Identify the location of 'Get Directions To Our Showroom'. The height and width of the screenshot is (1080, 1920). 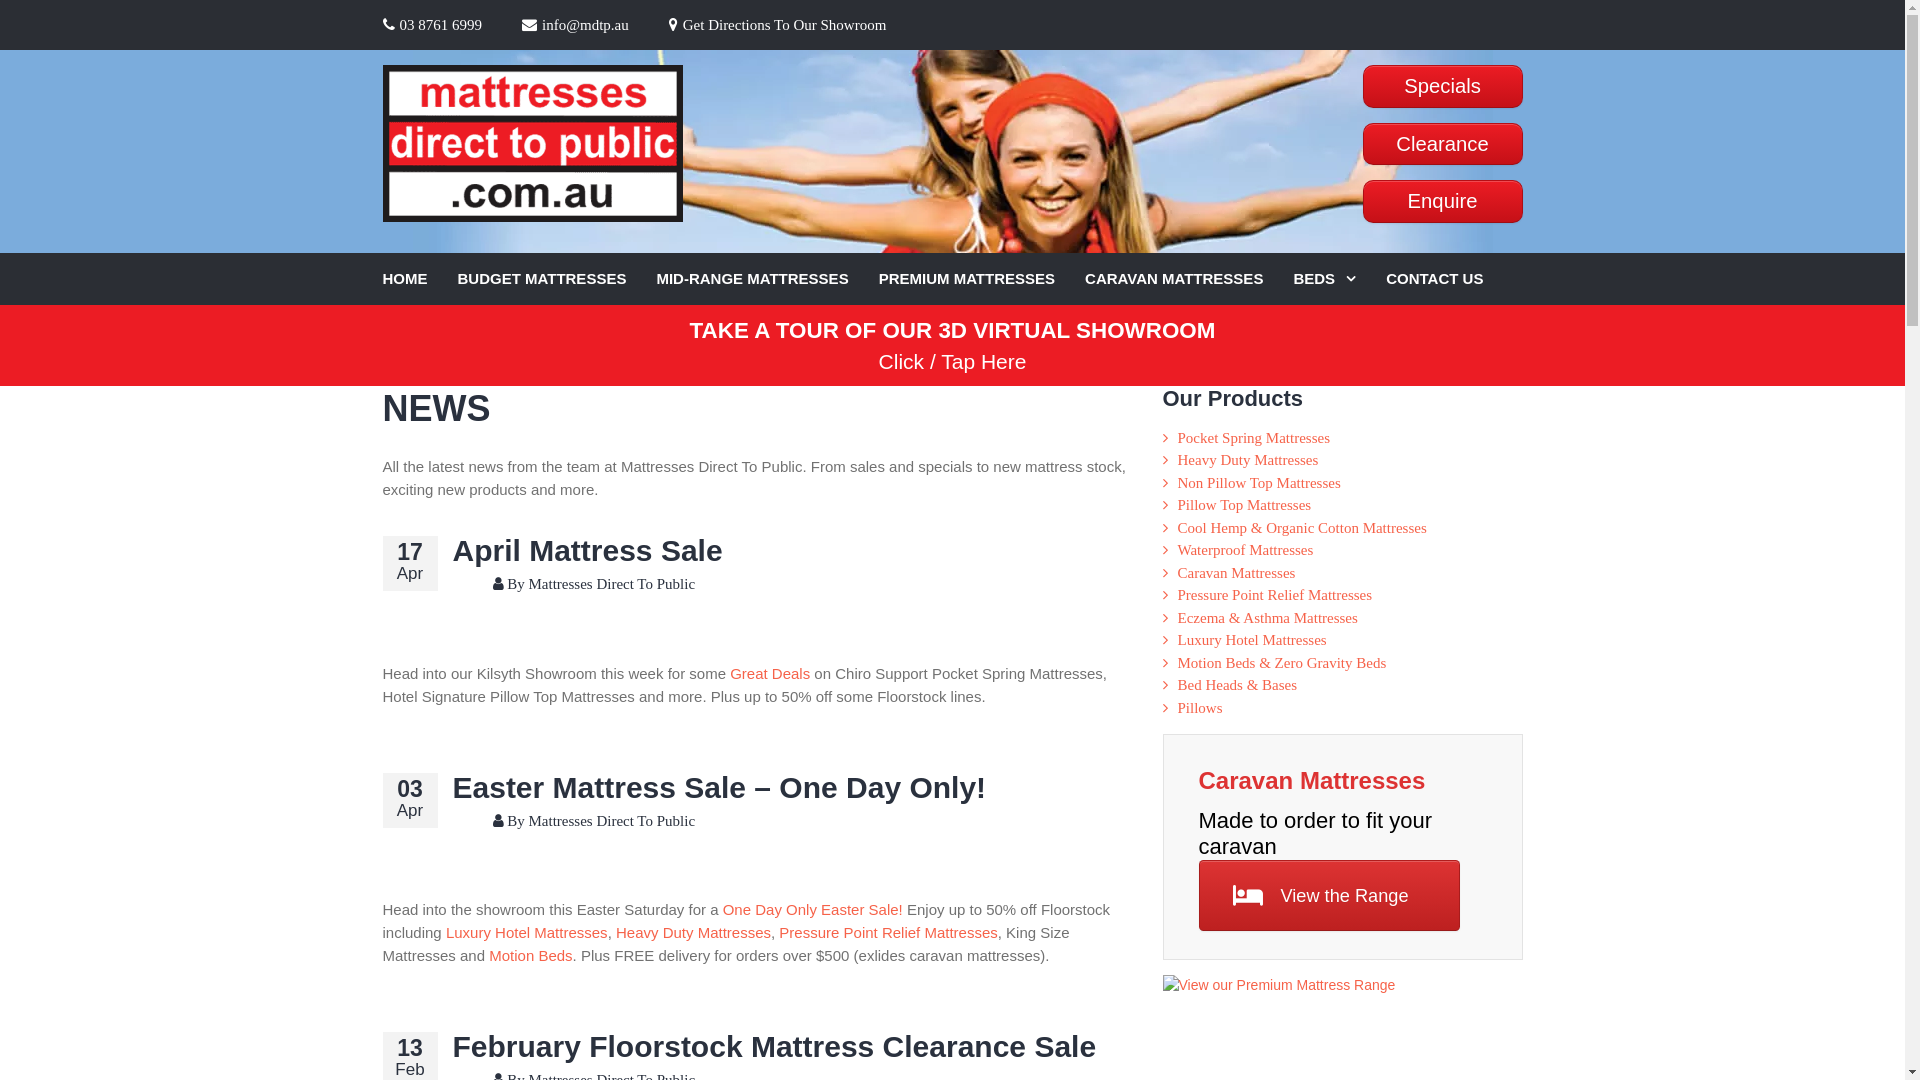
(776, 24).